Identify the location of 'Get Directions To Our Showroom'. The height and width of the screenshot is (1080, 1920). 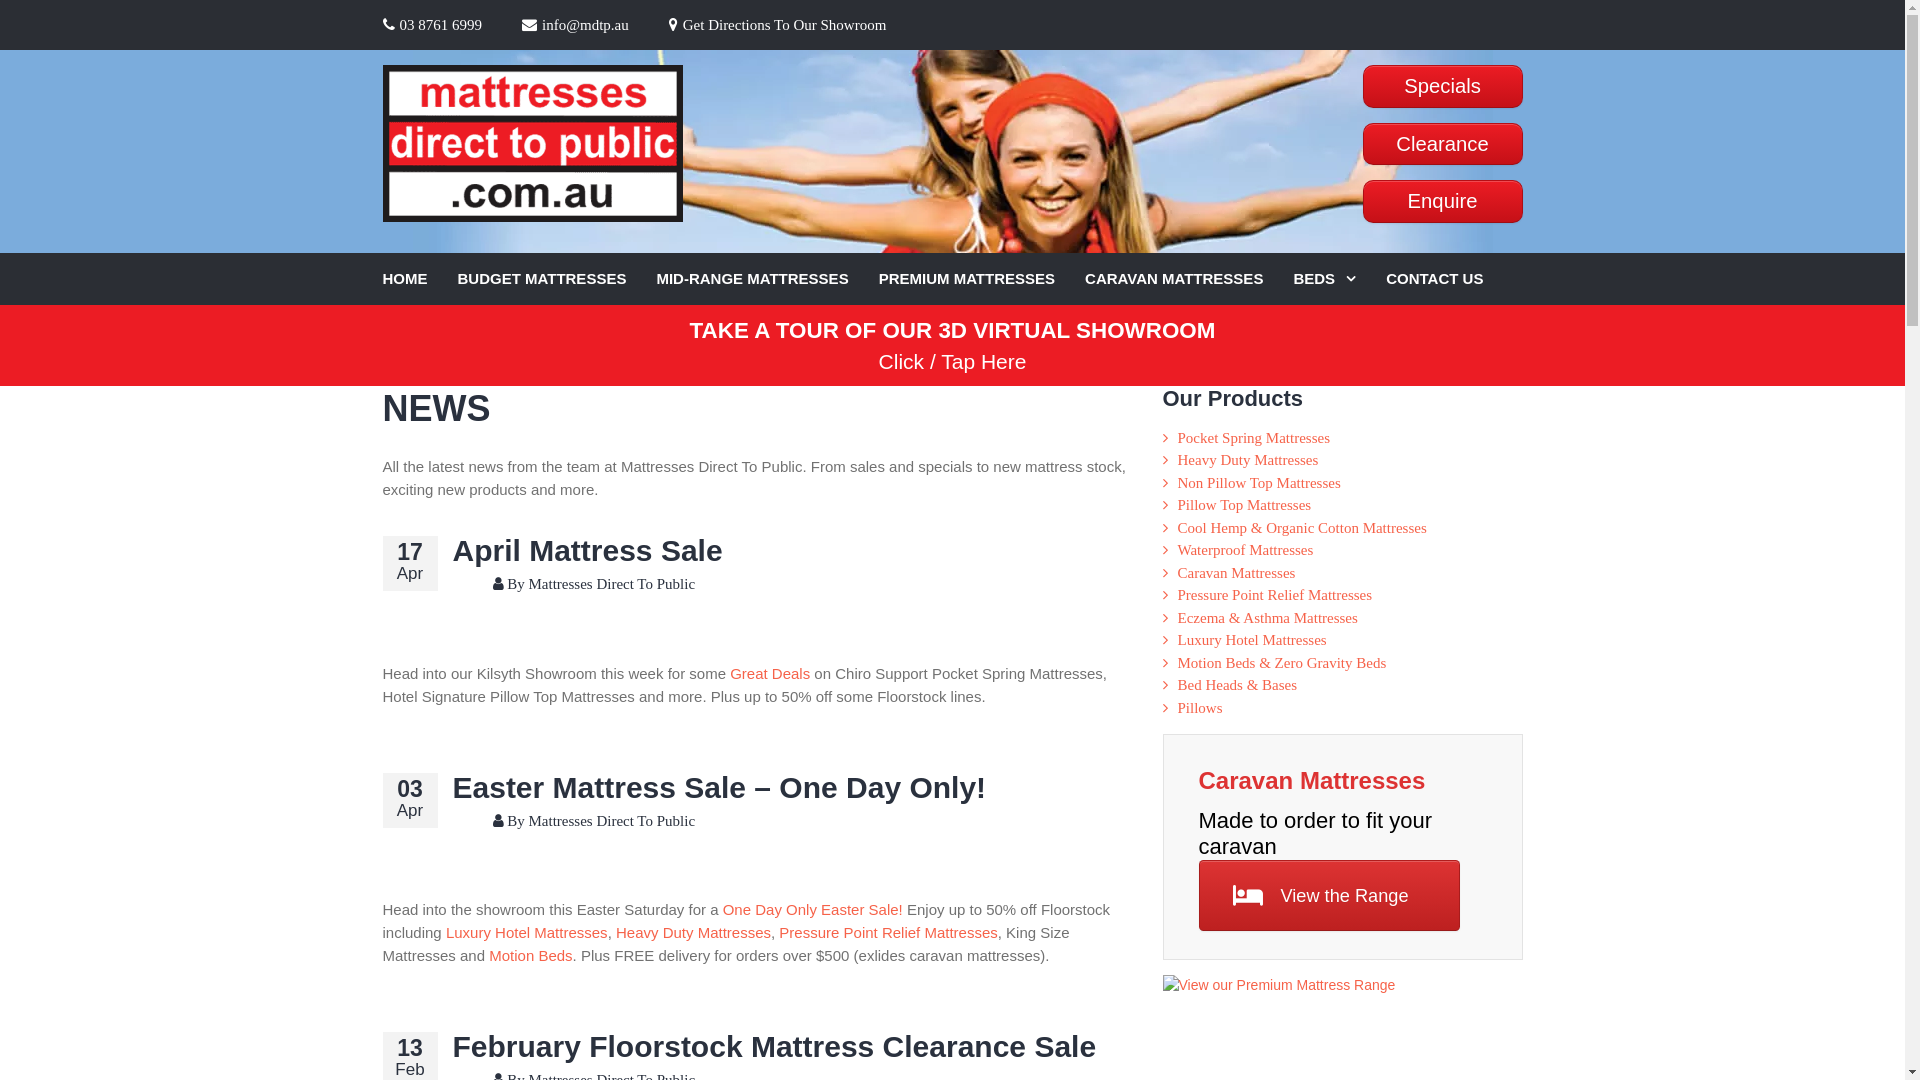
(776, 24).